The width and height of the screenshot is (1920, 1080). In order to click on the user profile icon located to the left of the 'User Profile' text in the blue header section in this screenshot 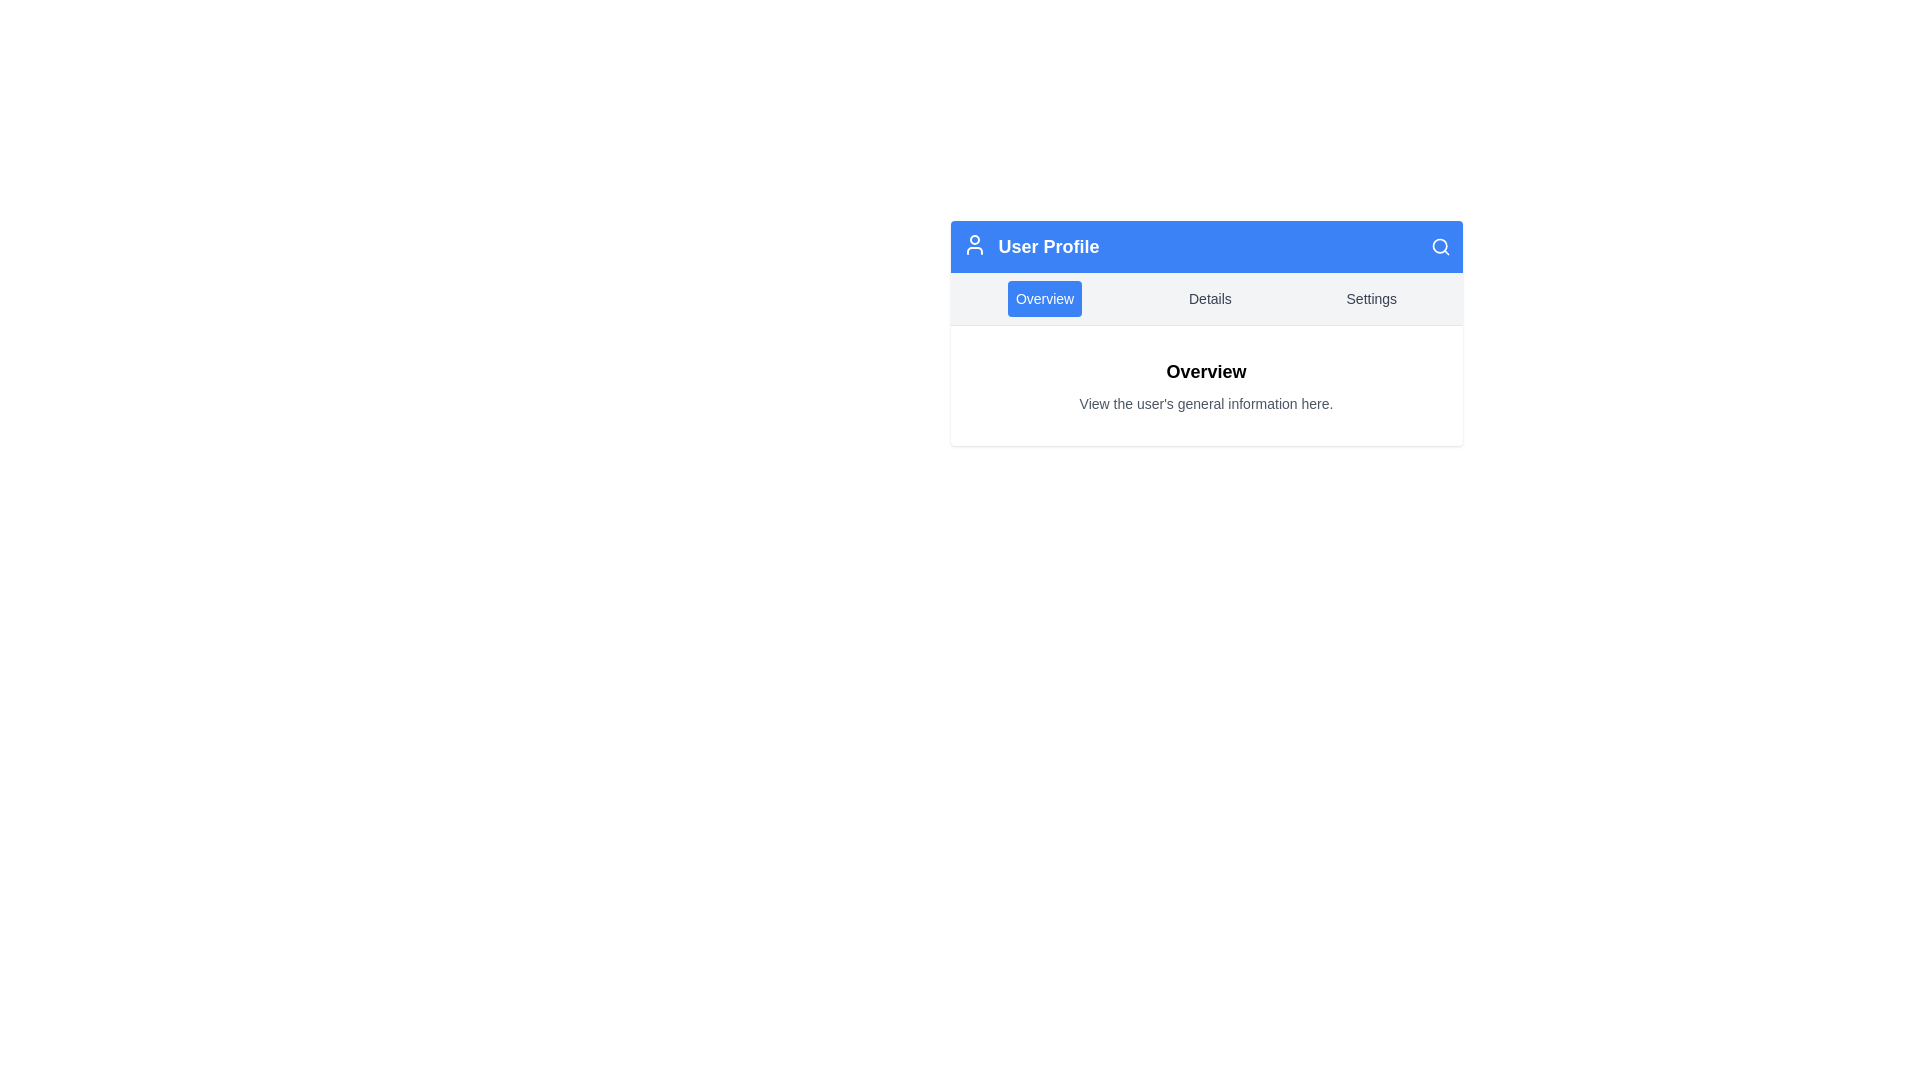, I will do `click(974, 244)`.